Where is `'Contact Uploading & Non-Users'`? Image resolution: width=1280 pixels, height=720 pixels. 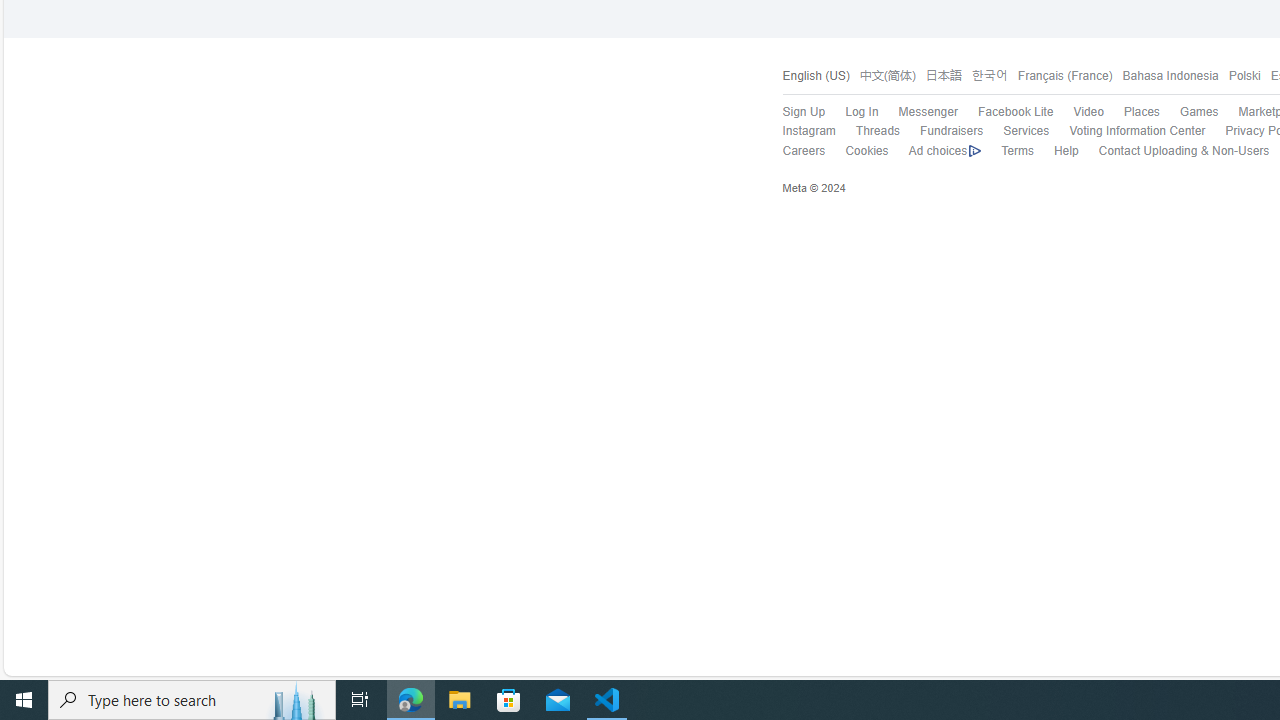
'Contact Uploading & Non-Users' is located at coordinates (1173, 150).